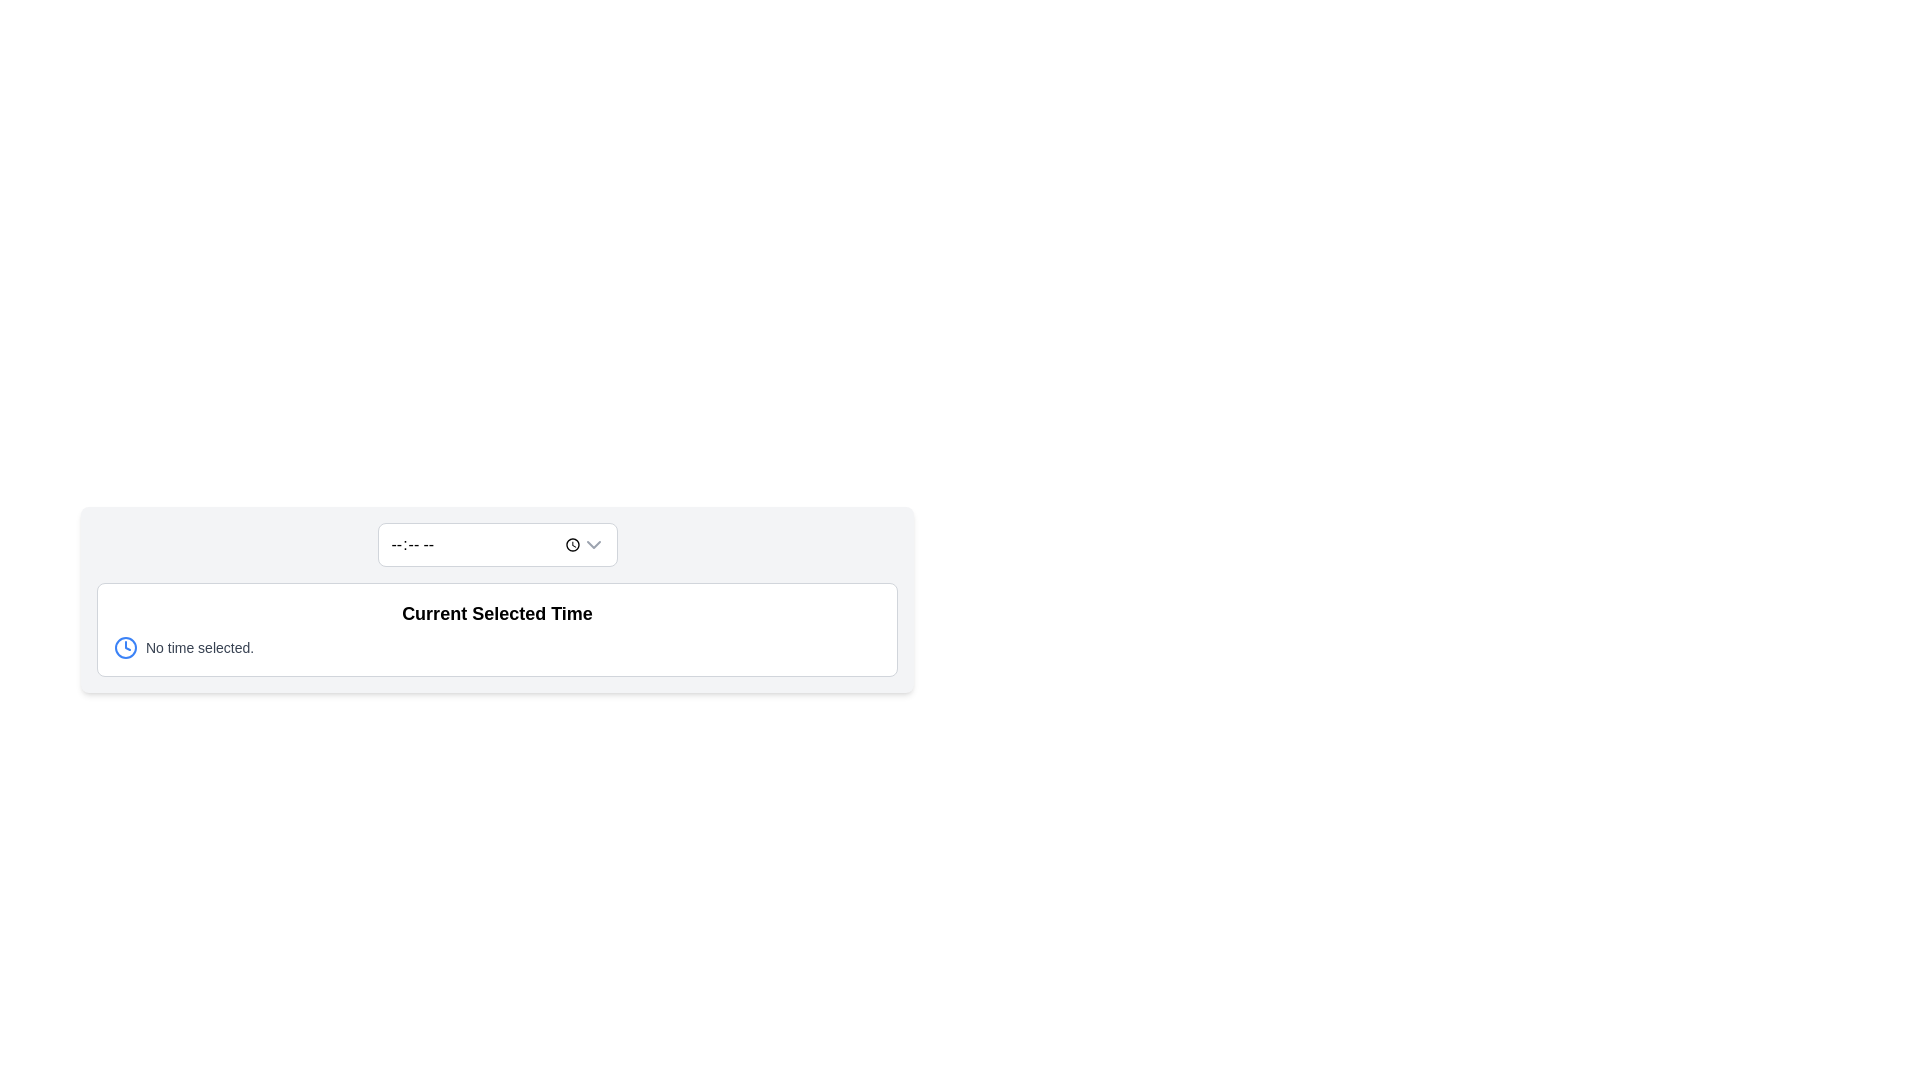  I want to click on the interactive icon for expanding the dropdown menu, located at the far right edge of the input box, so click(592, 544).